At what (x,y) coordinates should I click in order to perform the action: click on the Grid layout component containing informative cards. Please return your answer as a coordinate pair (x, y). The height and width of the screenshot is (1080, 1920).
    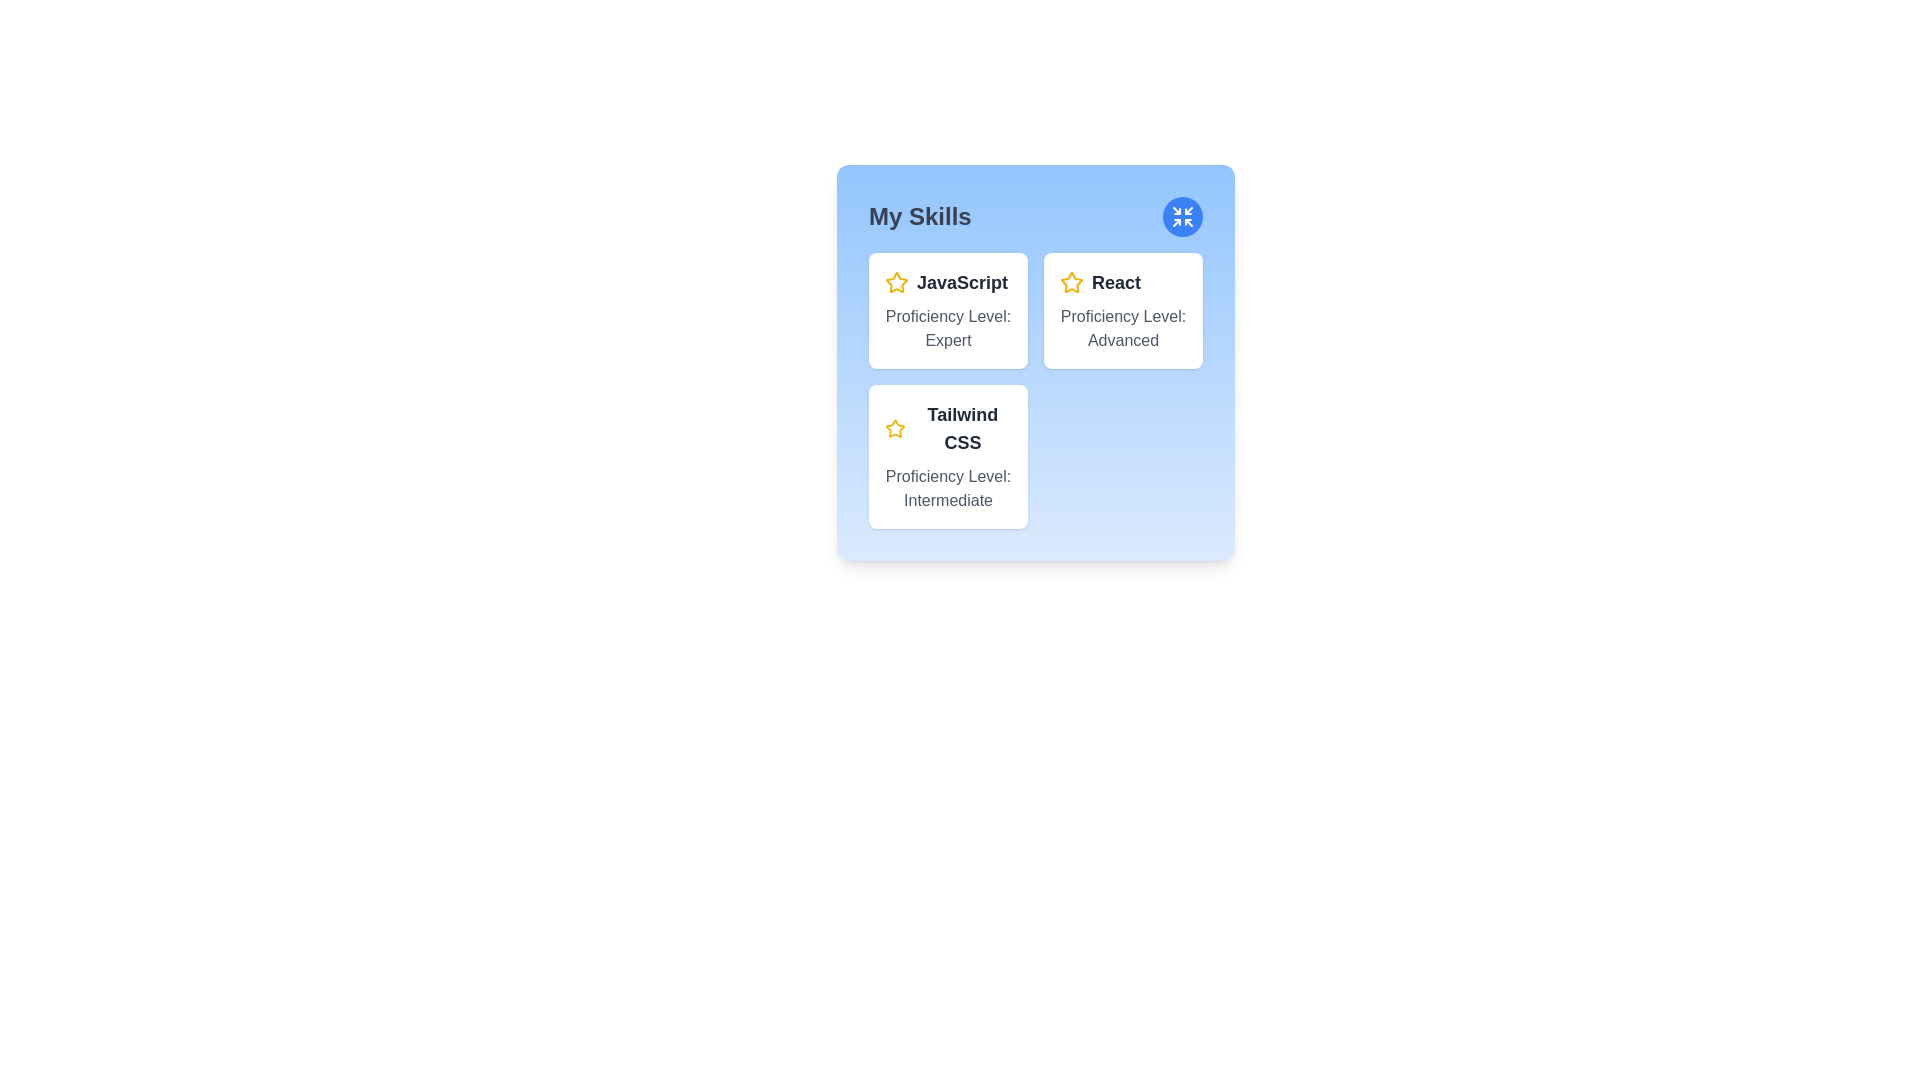
    Looking at the image, I should click on (1036, 390).